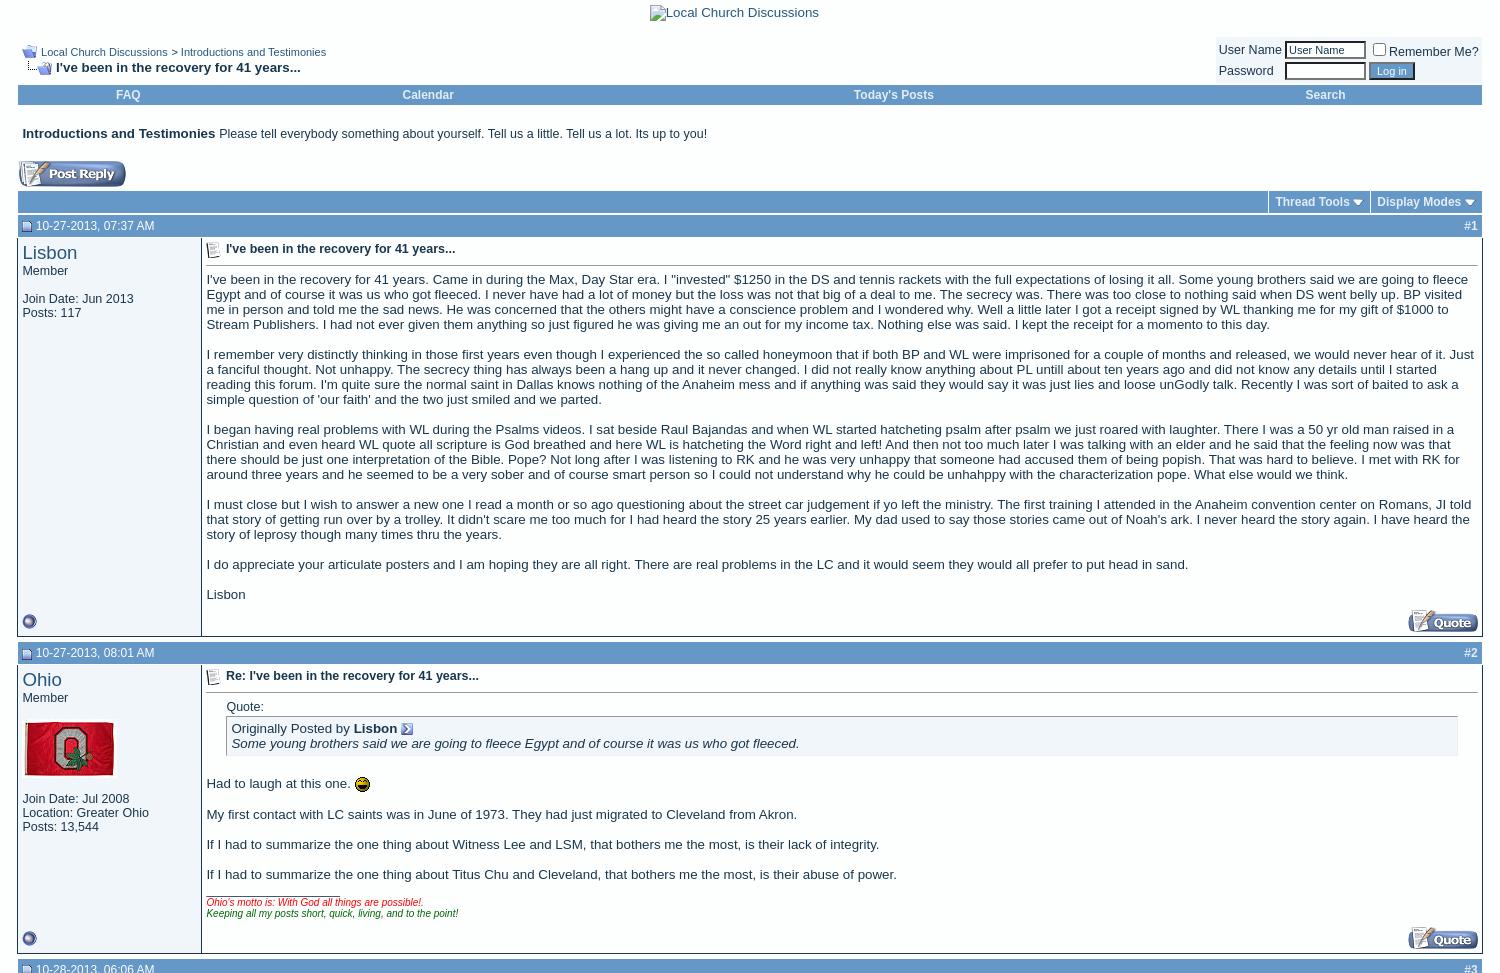 The width and height of the screenshot is (1500, 973). Describe the element at coordinates (837, 518) in the screenshot. I see `'I must close but I wish to answer a new one I read a month or so ago questioning about the street car judgement if yo left the ministry.  The first training I attended in the Anaheim convention center on Romans, JI told that story of getting run over by a trolley.  It didn't scare me too much for I had heard the story 25 years earlier.  My dad used to say those stories came out of Noah's ark.  I never heard the story again.  I have heard the story of leprosy though many times thru the years.'` at that location.